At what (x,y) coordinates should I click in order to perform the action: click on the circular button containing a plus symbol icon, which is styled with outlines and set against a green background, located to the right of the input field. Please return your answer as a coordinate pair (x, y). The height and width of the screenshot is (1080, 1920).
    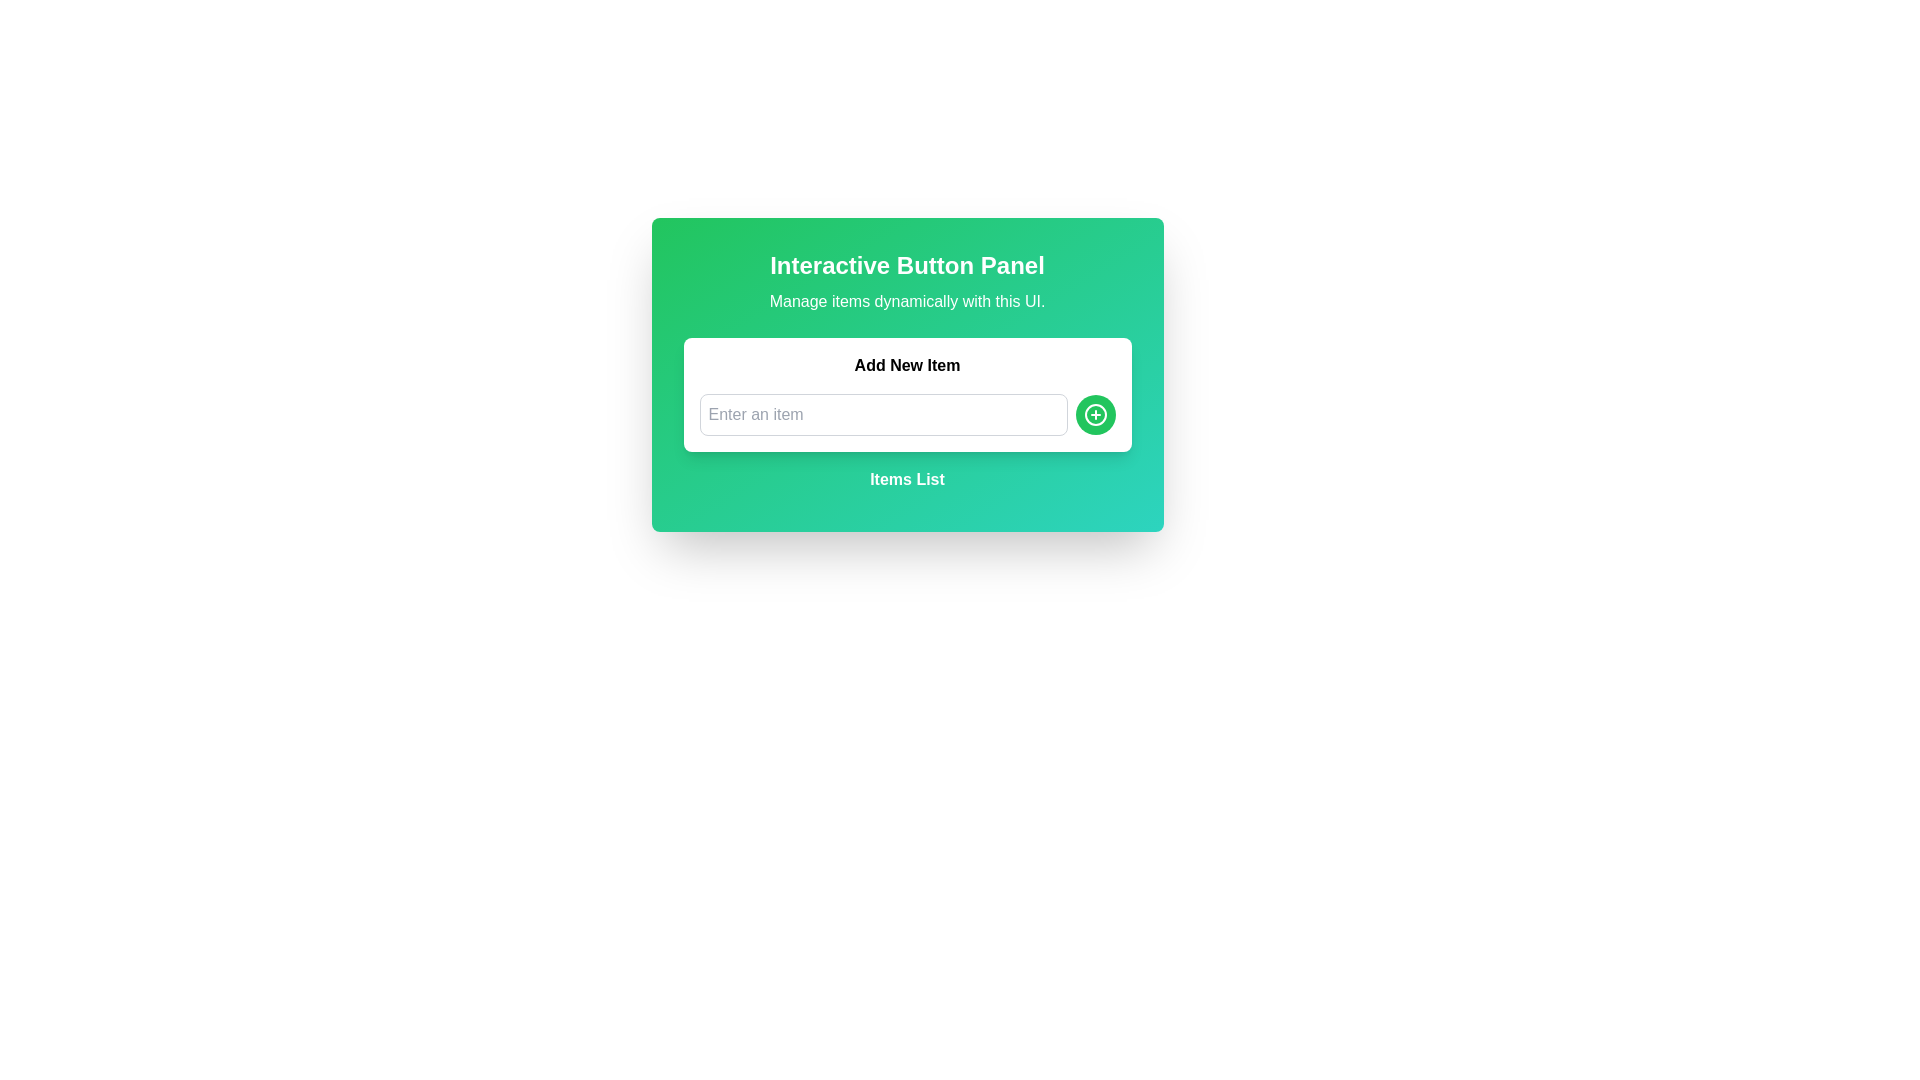
    Looking at the image, I should click on (1094, 414).